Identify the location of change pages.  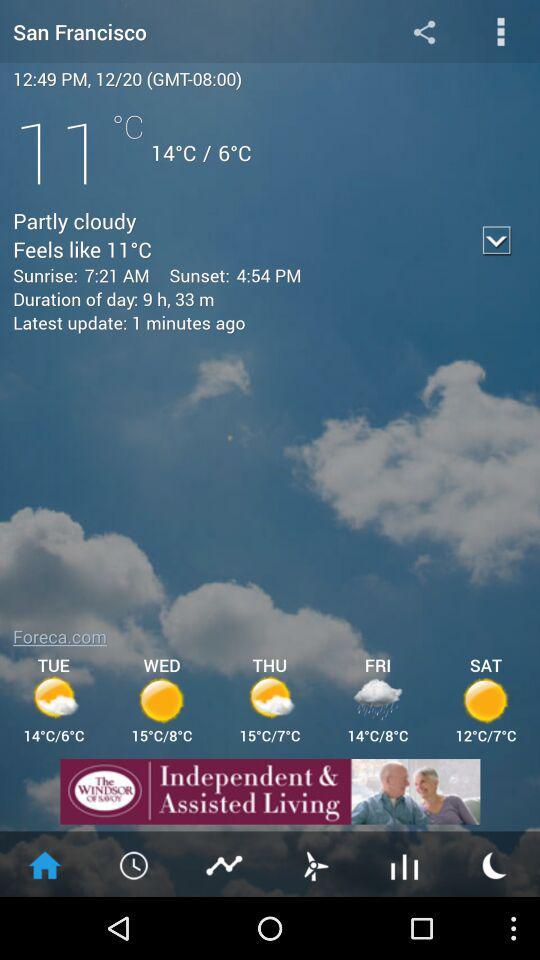
(314, 863).